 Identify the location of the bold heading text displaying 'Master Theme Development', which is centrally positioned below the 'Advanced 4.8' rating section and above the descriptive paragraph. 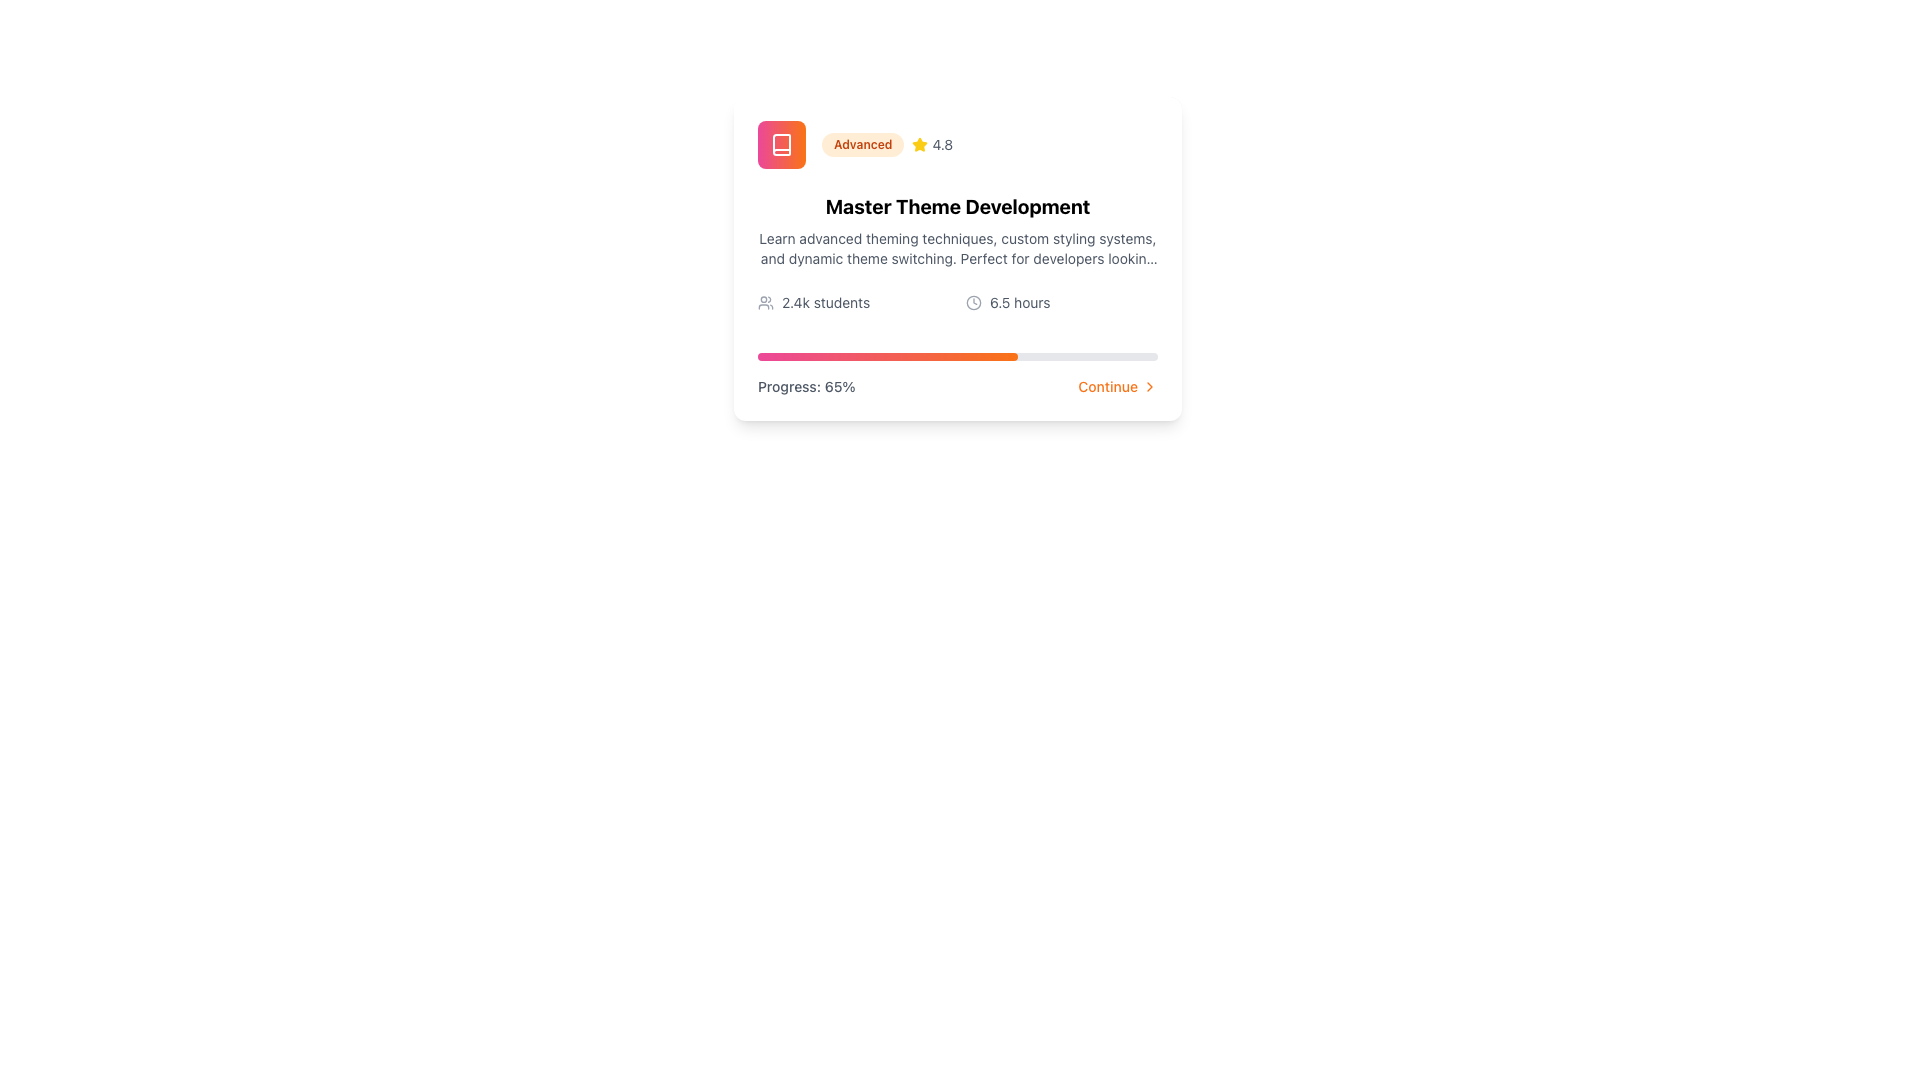
(957, 207).